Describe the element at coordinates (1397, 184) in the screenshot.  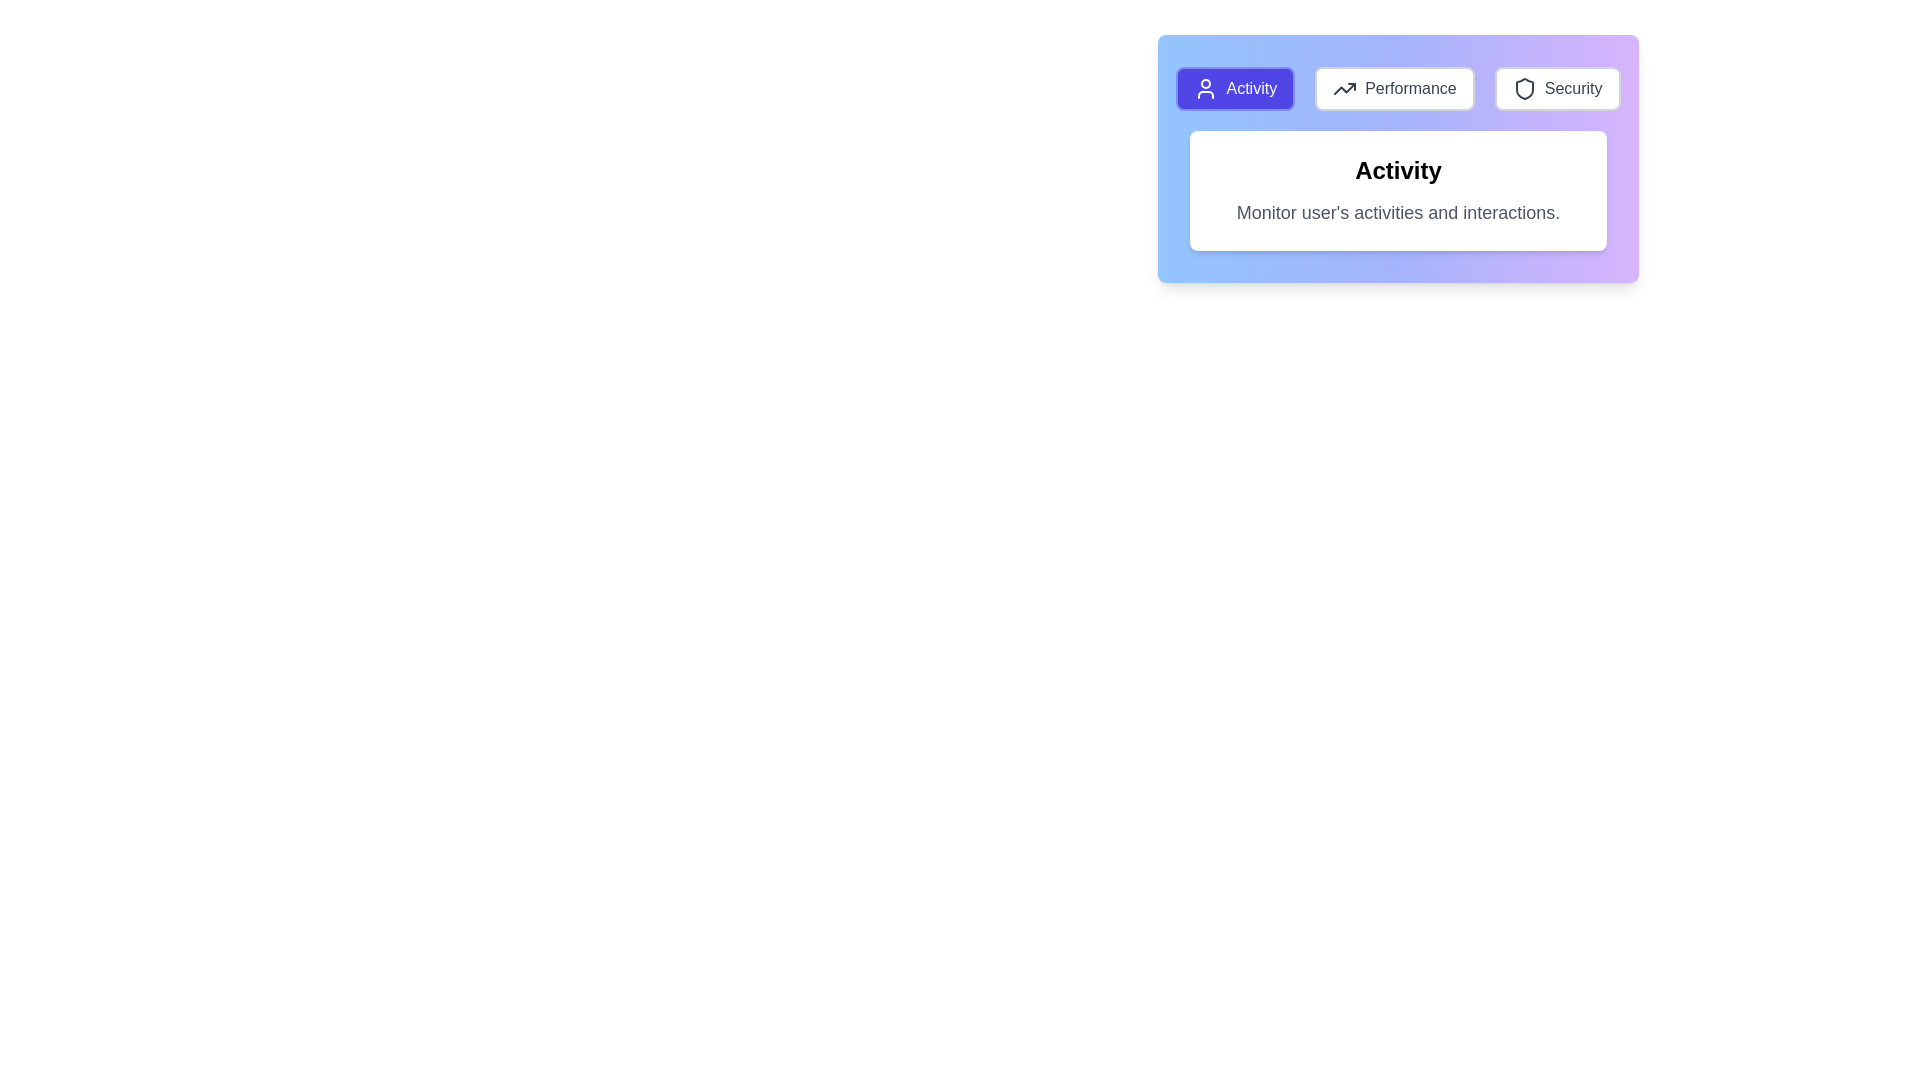
I see `the Information panel that provides a textual description about monitoring user activities and interactions, located below the 'Activity', 'Performance', and 'Security' buttons` at that location.